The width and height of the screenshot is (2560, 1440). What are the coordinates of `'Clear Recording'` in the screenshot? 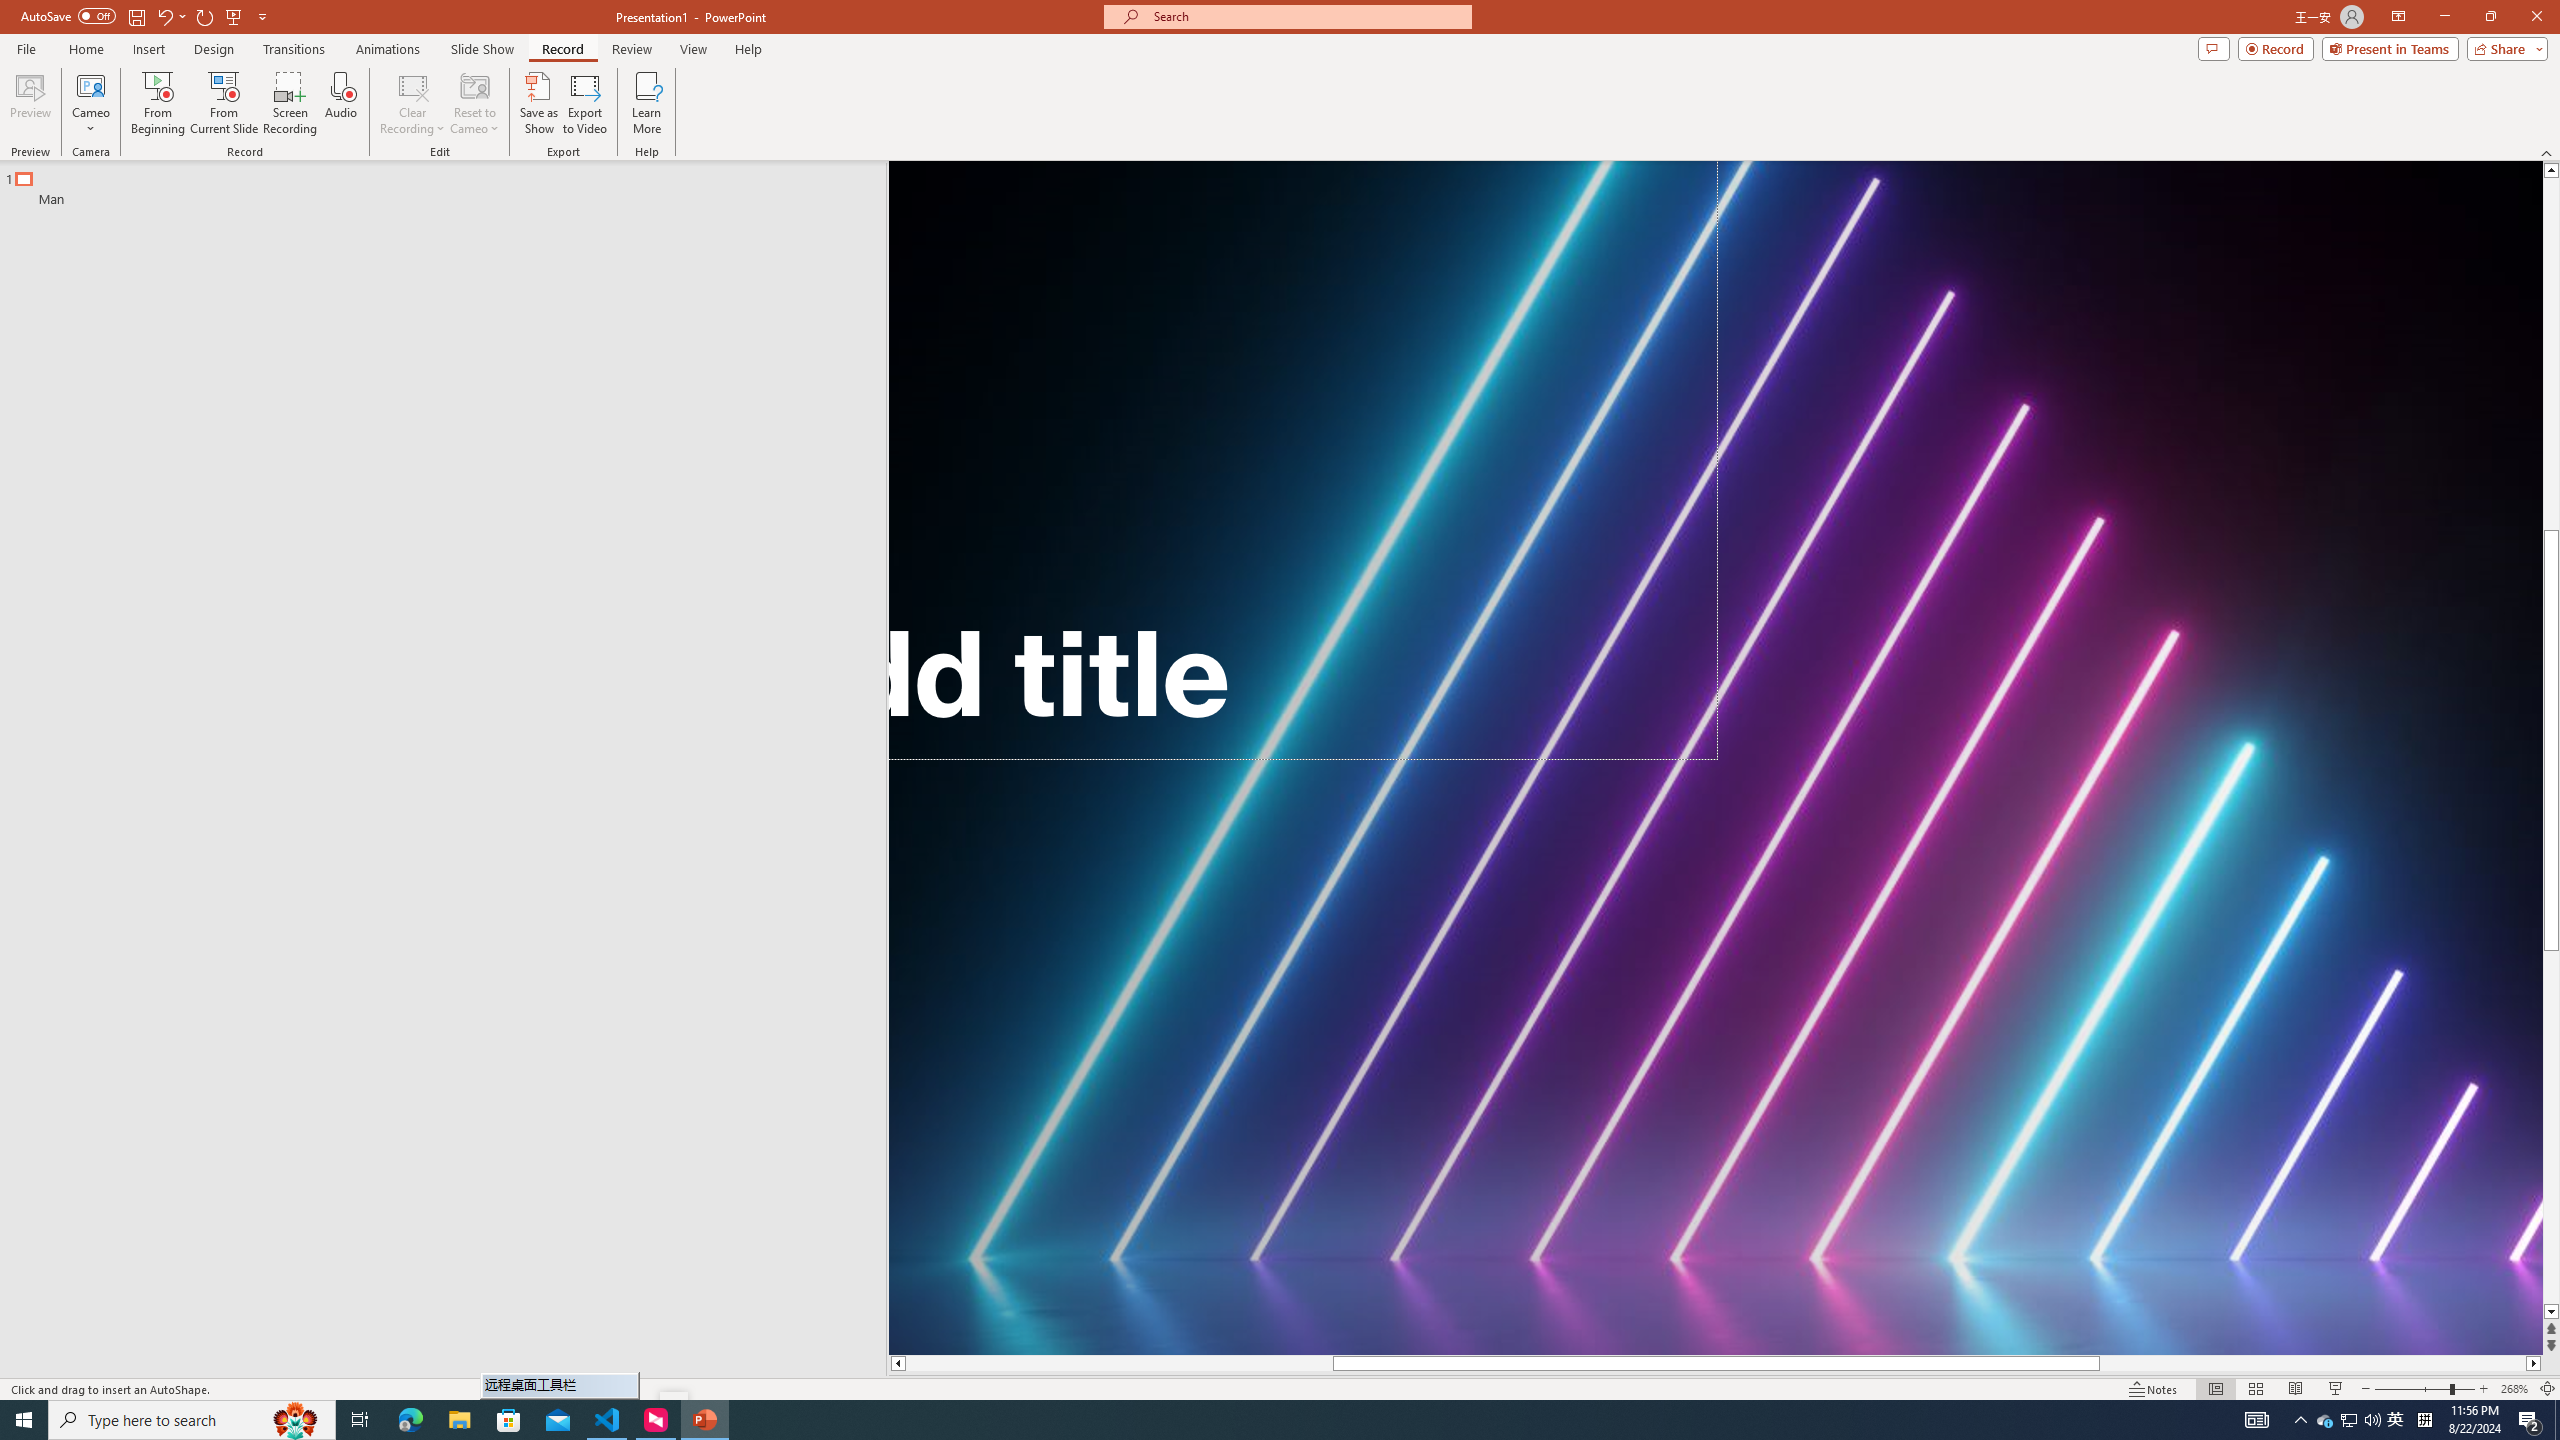 It's located at (412, 103).